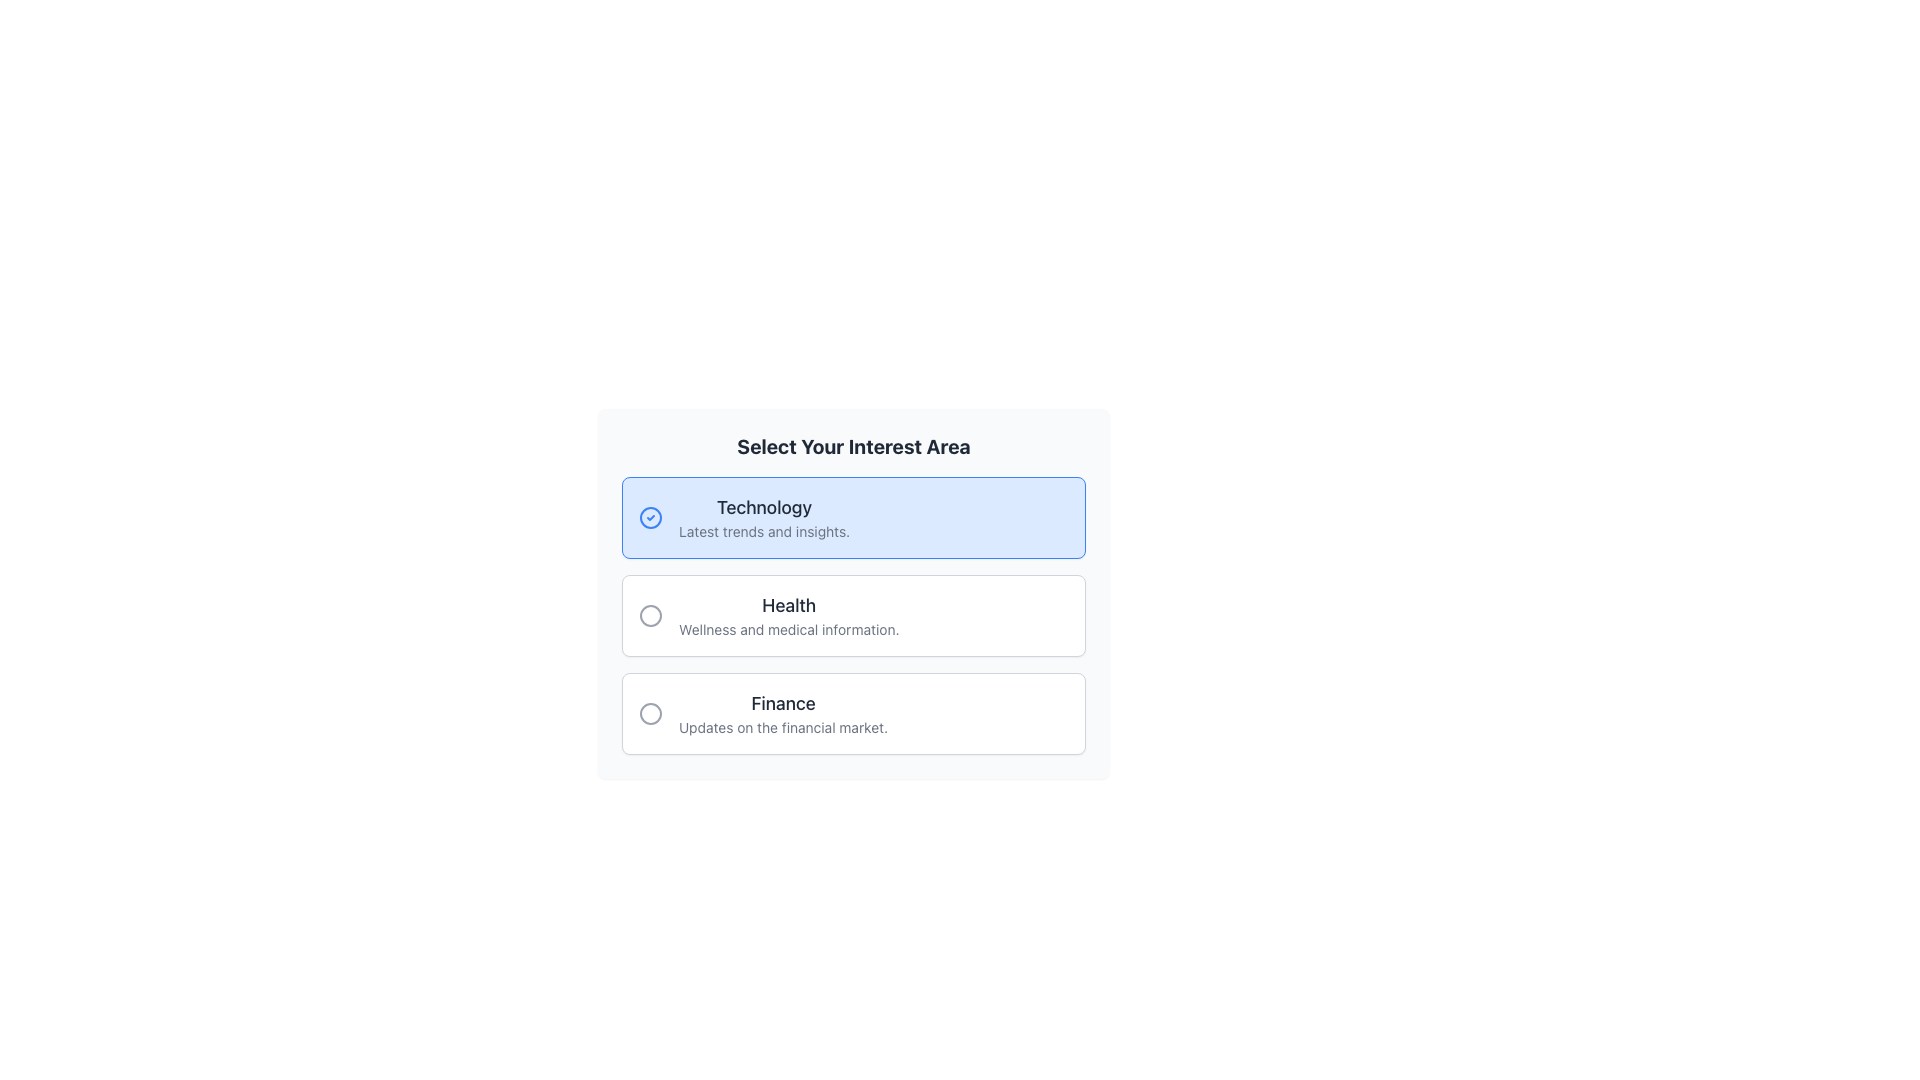 The height and width of the screenshot is (1080, 1920). Describe the element at coordinates (763, 516) in the screenshot. I see `text on the 'Technology' category option in the selectable group 'Select Your Interest Area', which is currently highlighted as active` at that location.